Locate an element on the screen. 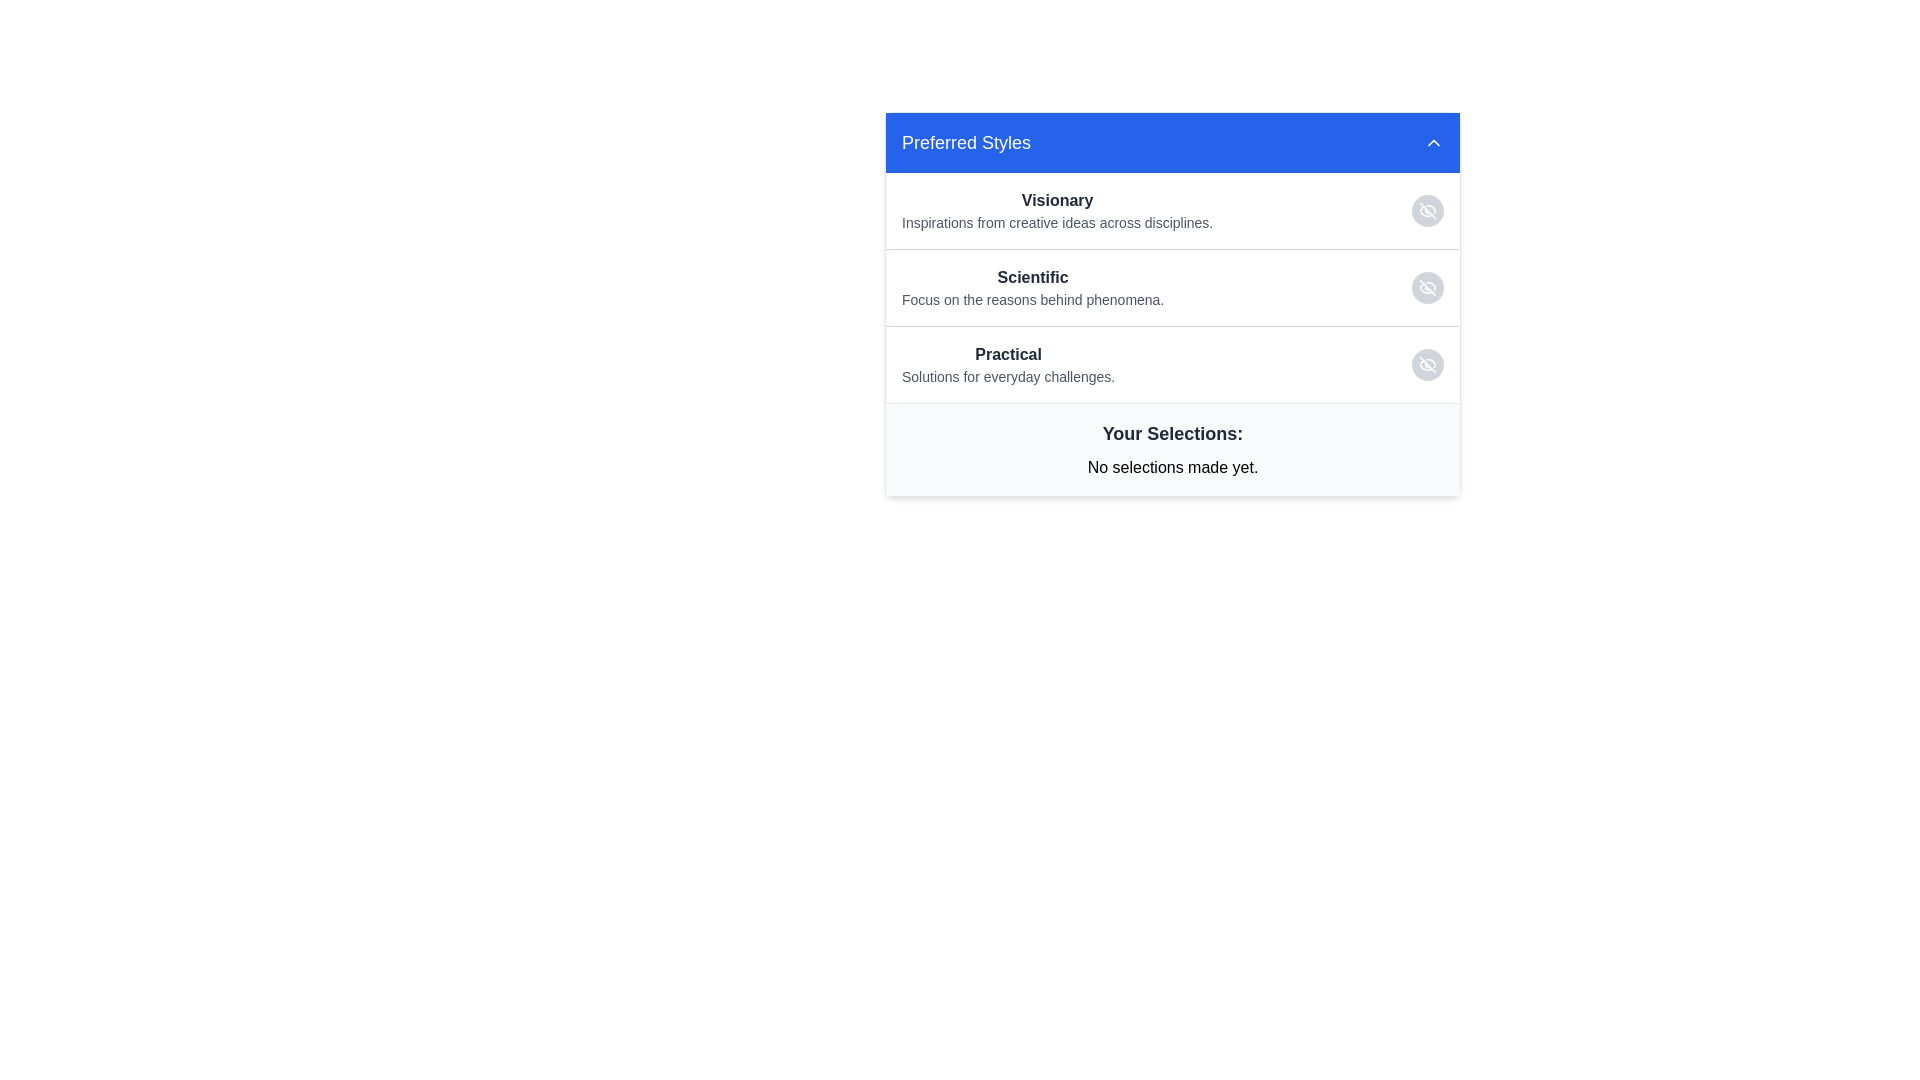 This screenshot has width=1920, height=1080. the Eye-Off icon is located at coordinates (1427, 288).